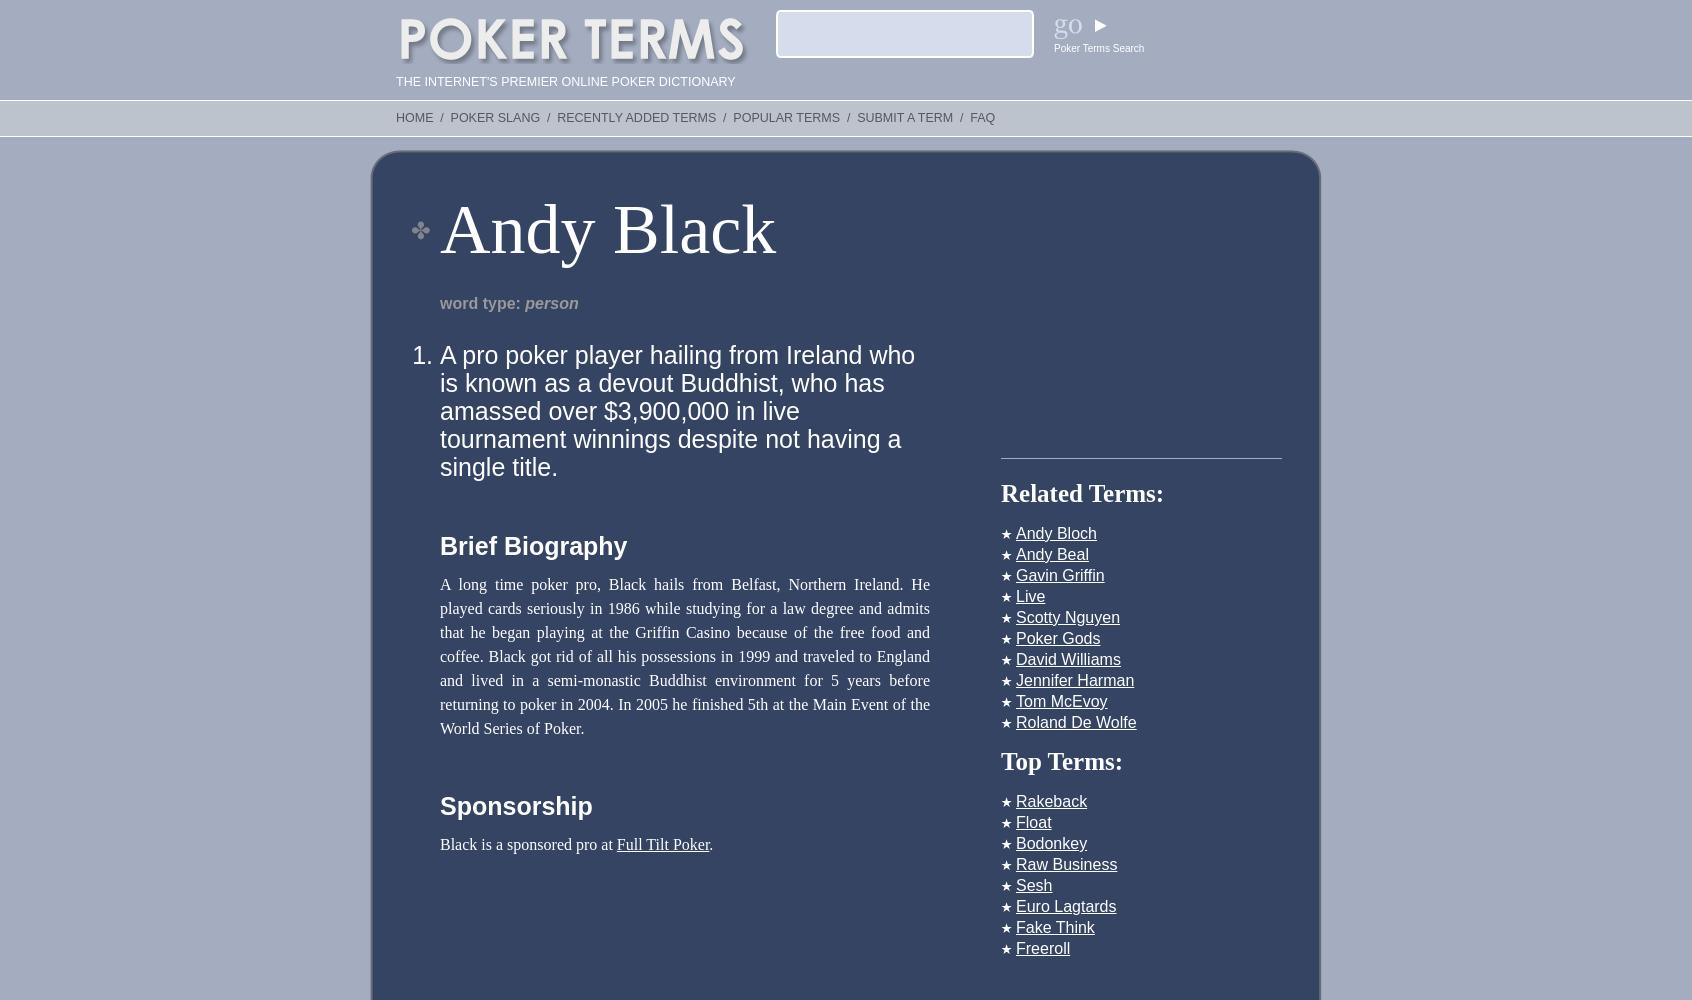  I want to click on 'David Williams', so click(1067, 659).